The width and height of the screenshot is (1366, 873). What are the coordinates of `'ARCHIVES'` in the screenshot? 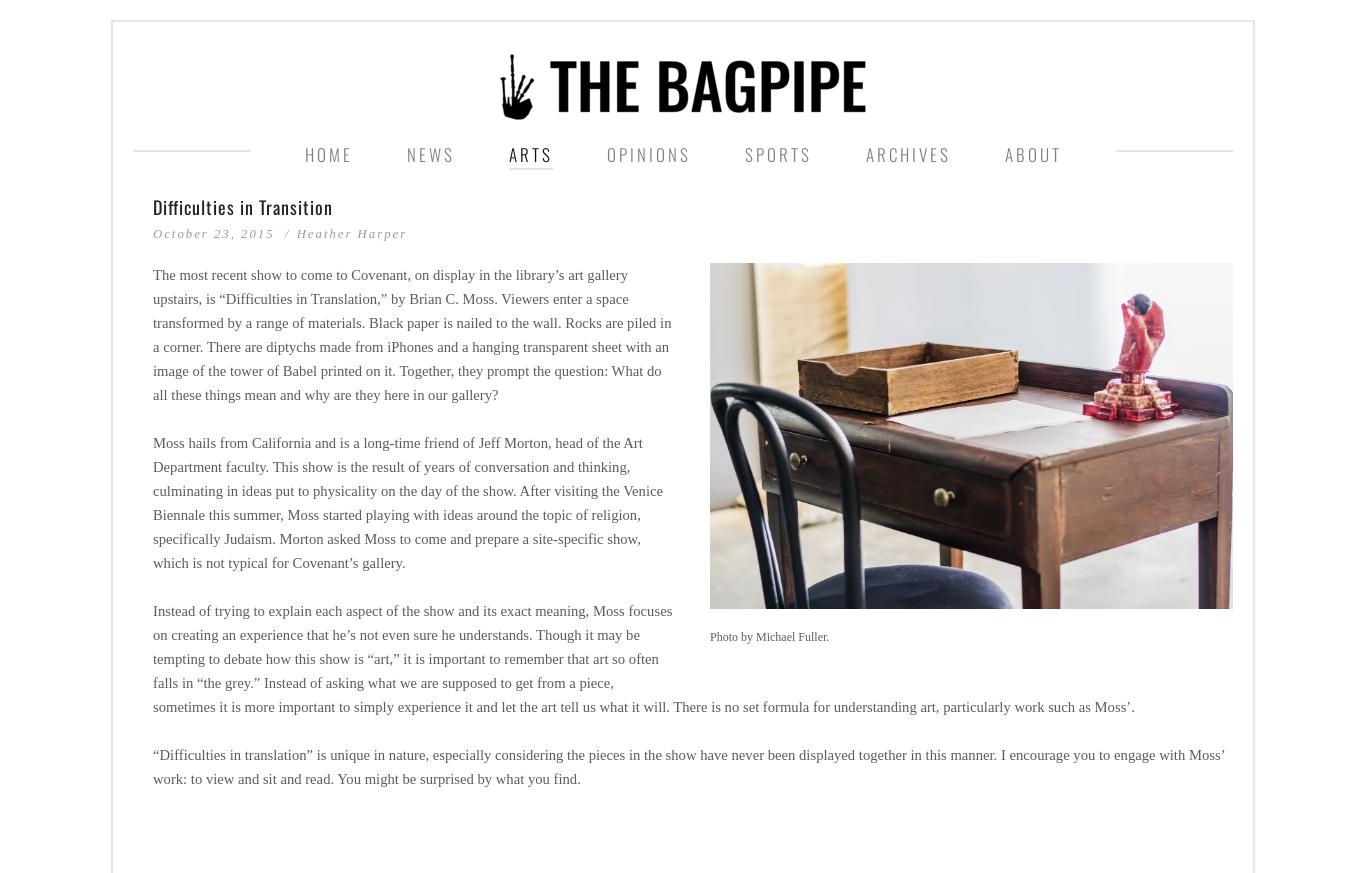 It's located at (906, 154).